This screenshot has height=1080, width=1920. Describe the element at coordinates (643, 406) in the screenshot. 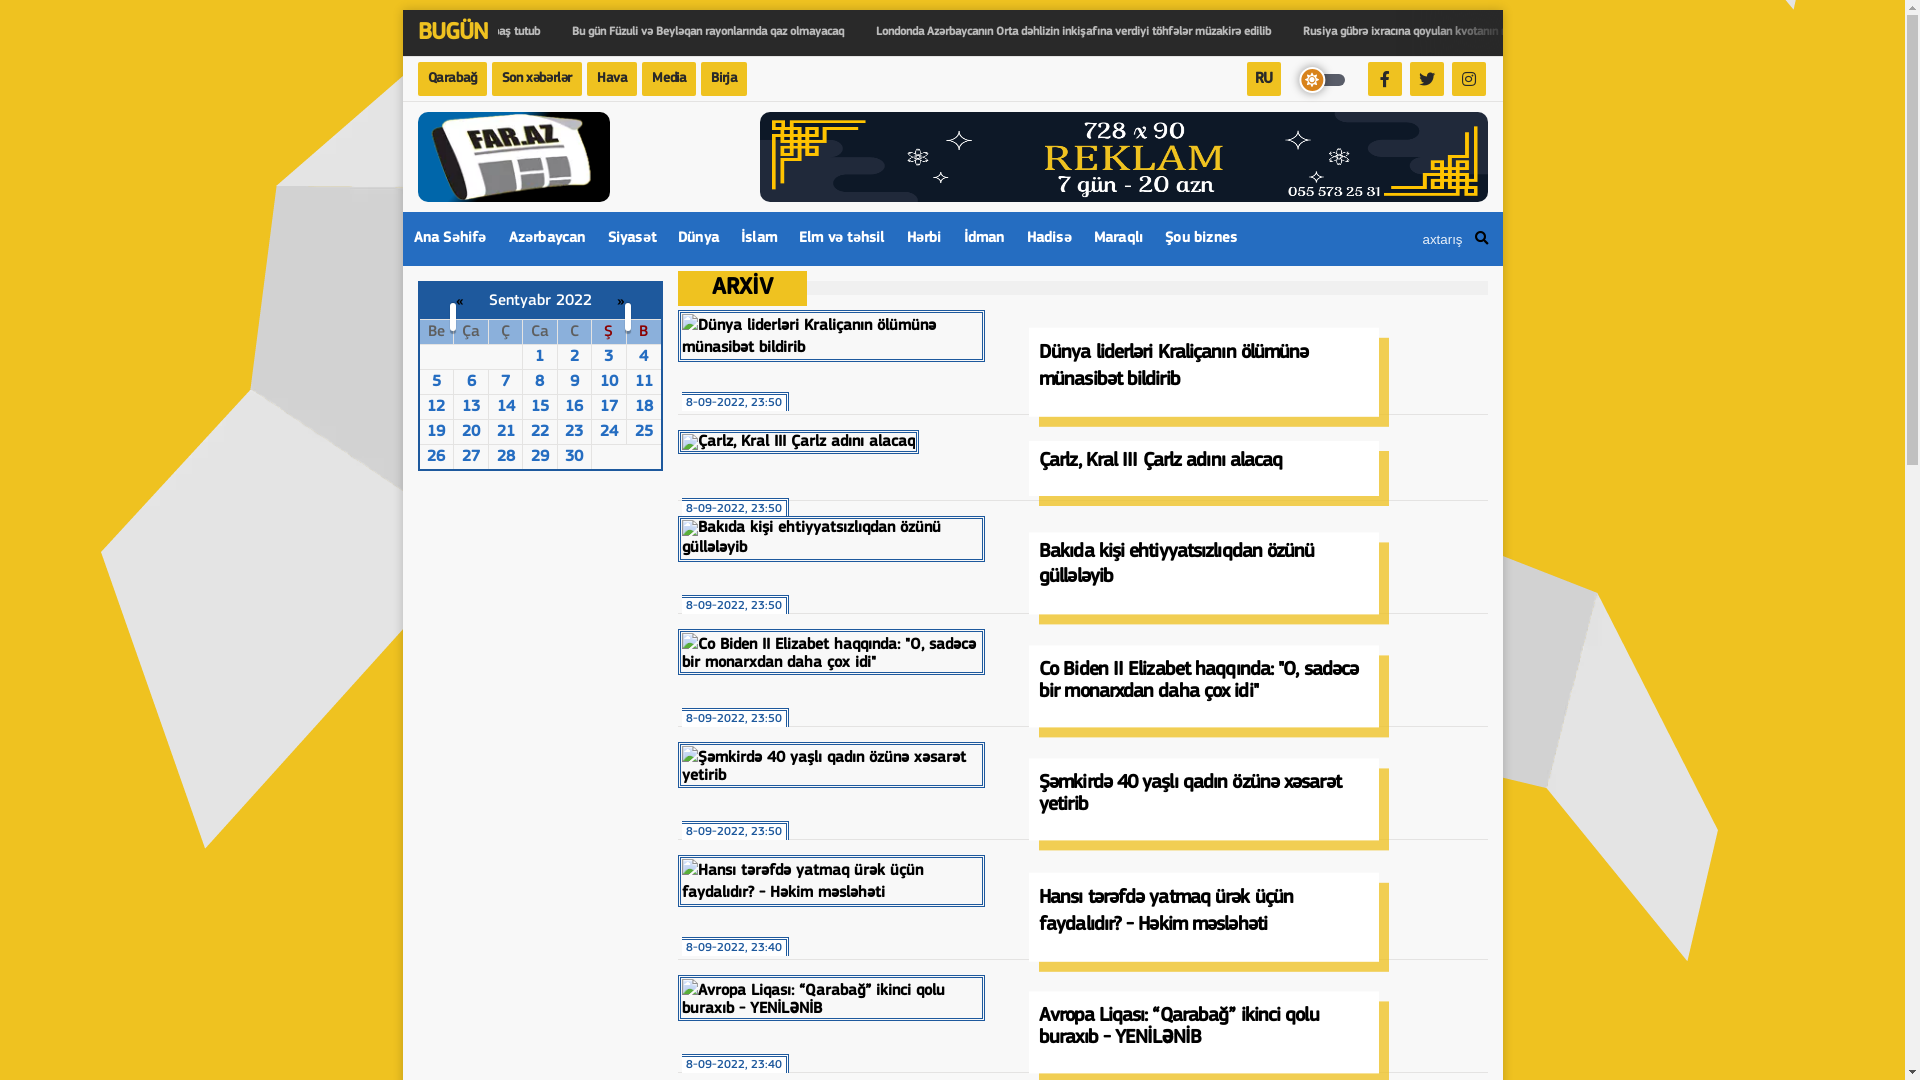

I see `'18'` at that location.